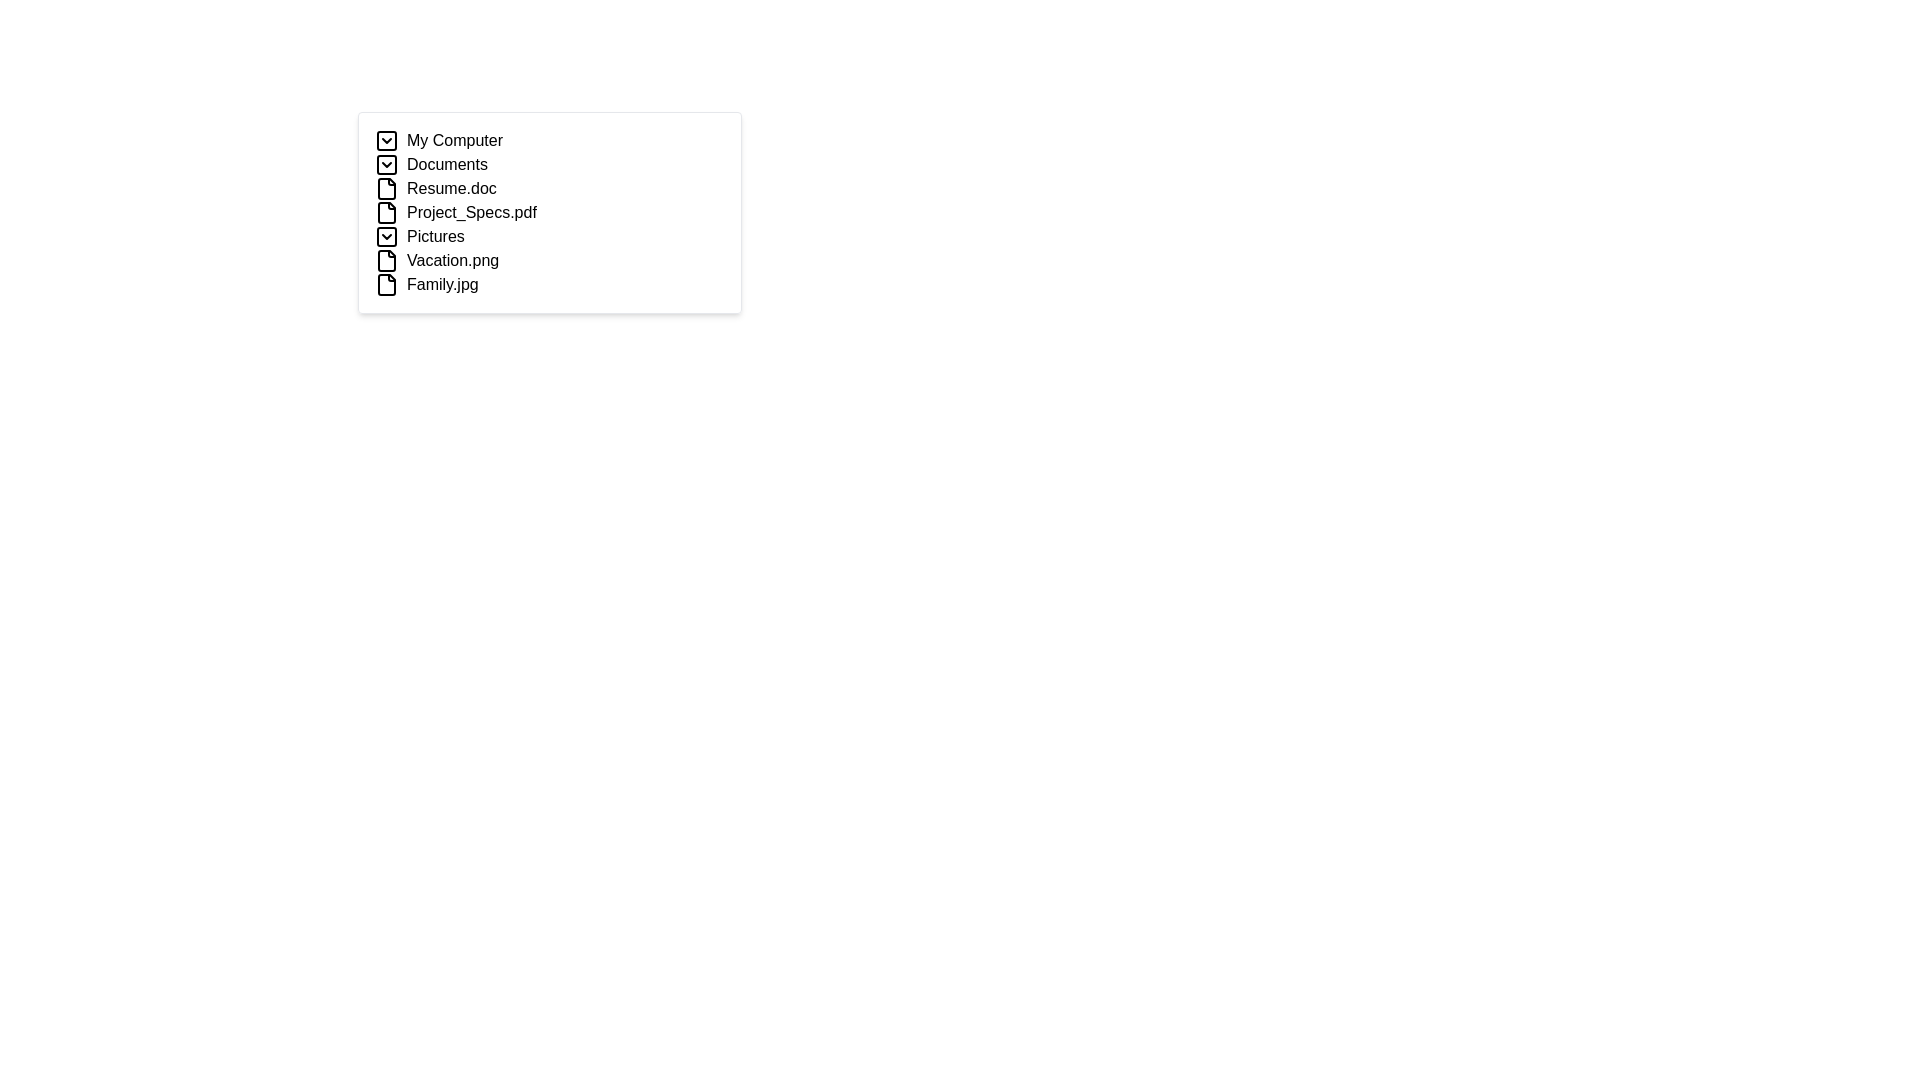 The image size is (1920, 1080). I want to click on on the file entry named 'Family.jpg' located at the bottom of the list, following 'Vacation.png', so click(550, 285).